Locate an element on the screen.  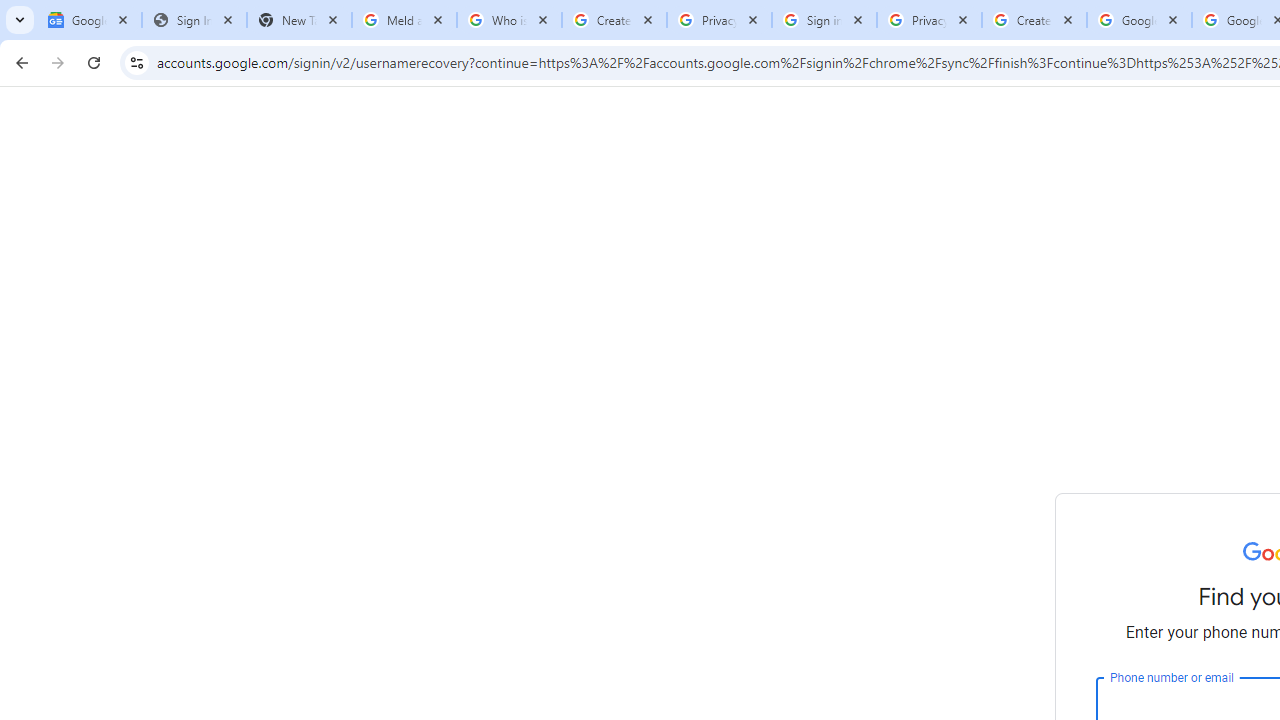
'Forward' is located at coordinates (58, 61).